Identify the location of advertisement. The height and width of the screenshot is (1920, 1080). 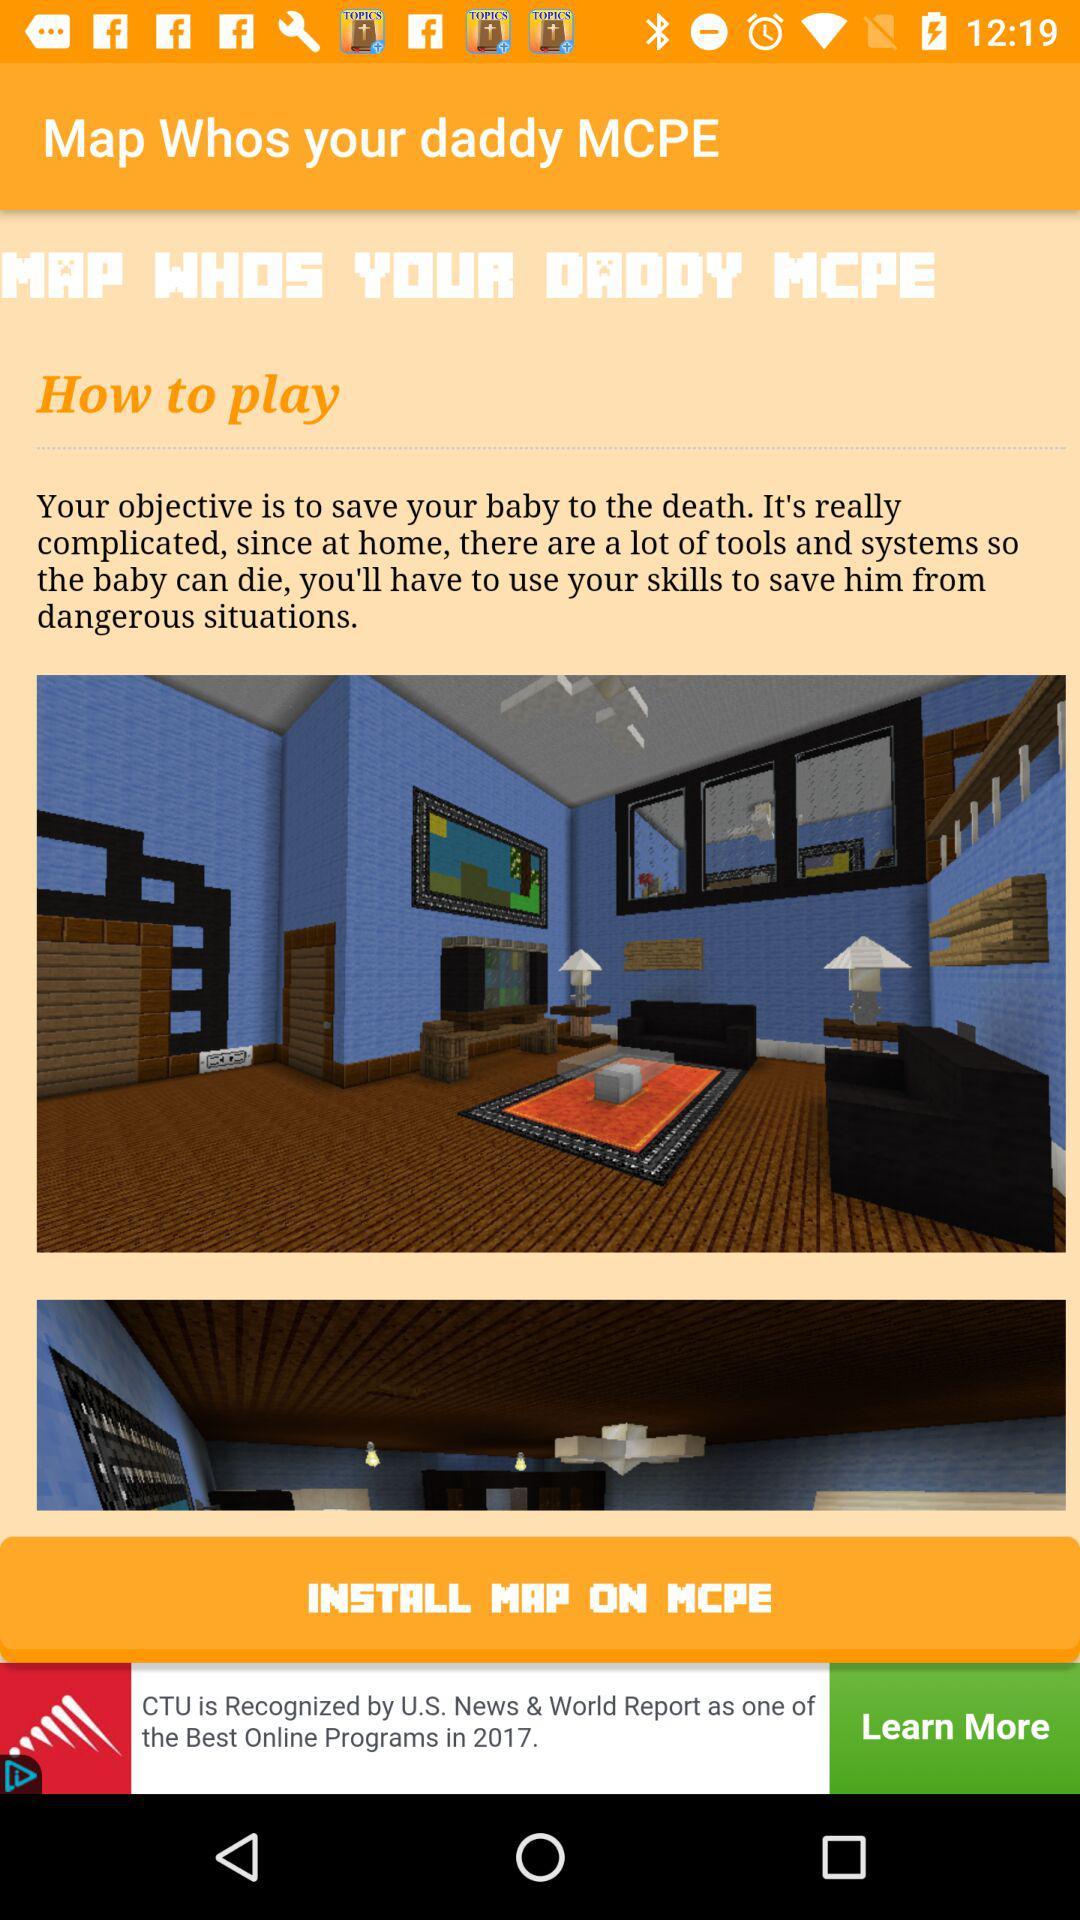
(540, 1727).